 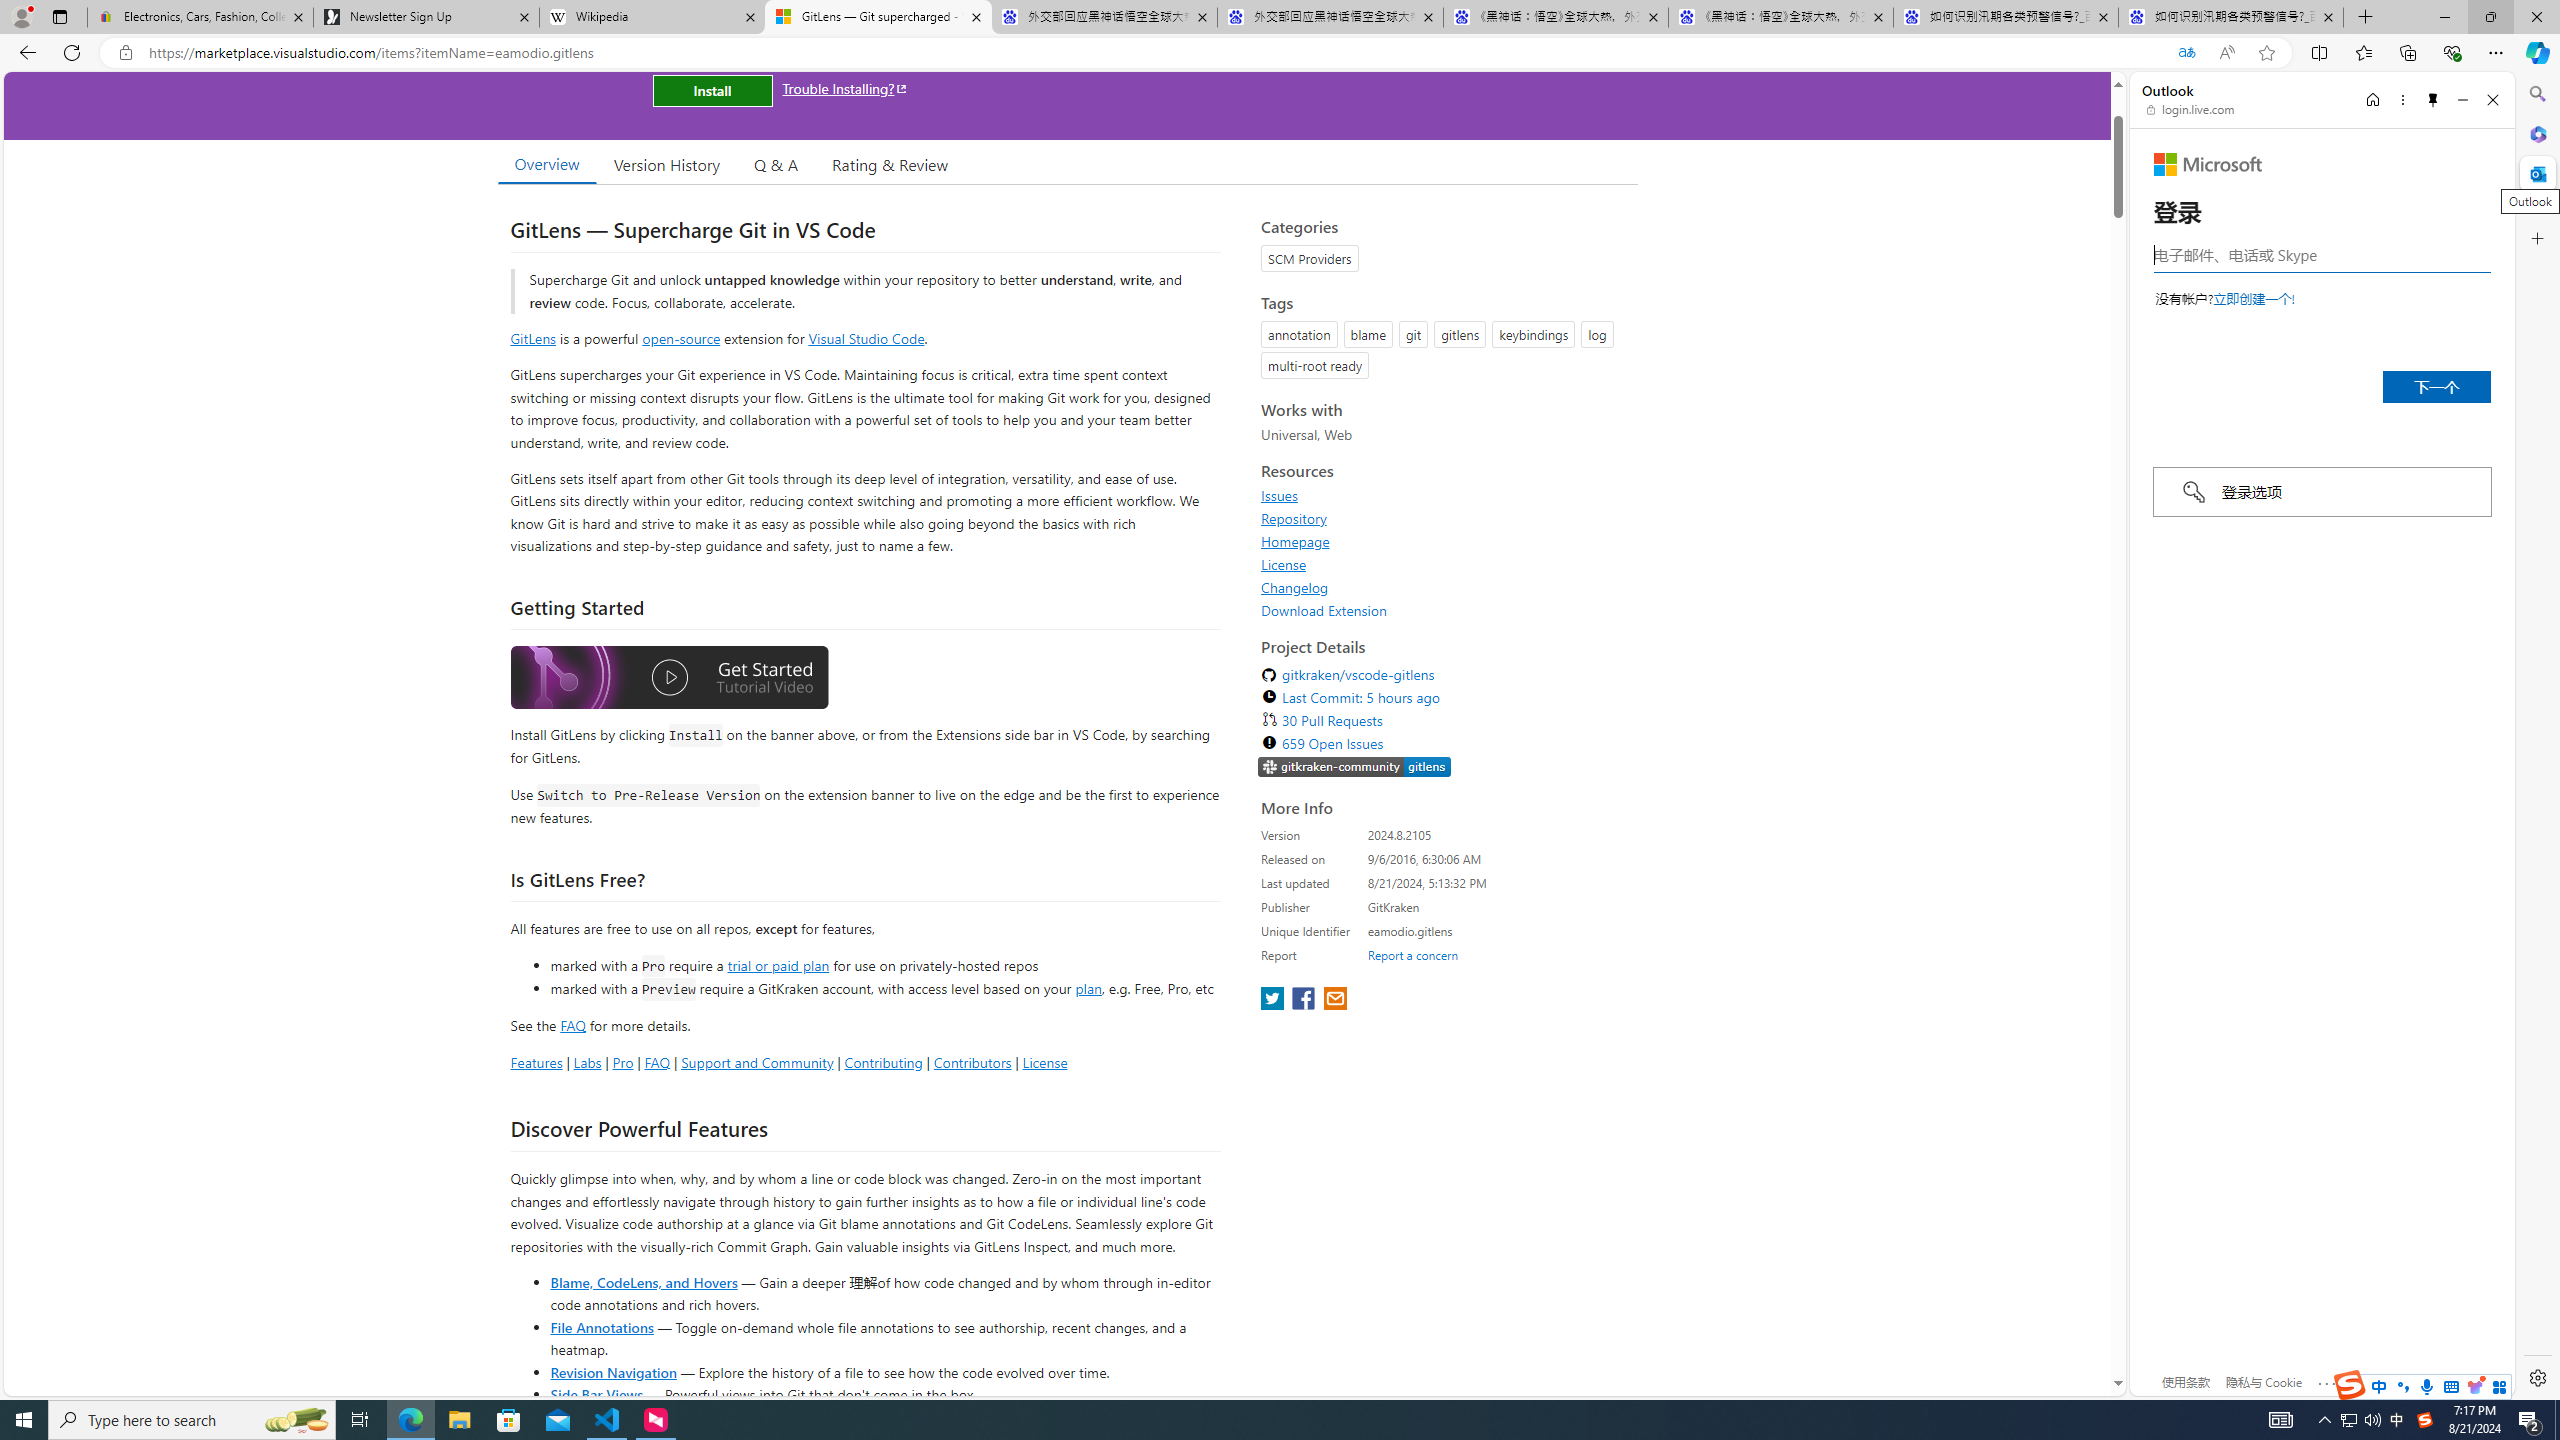 What do you see at coordinates (884, 1061) in the screenshot?
I see `'Contributing'` at bounding box center [884, 1061].